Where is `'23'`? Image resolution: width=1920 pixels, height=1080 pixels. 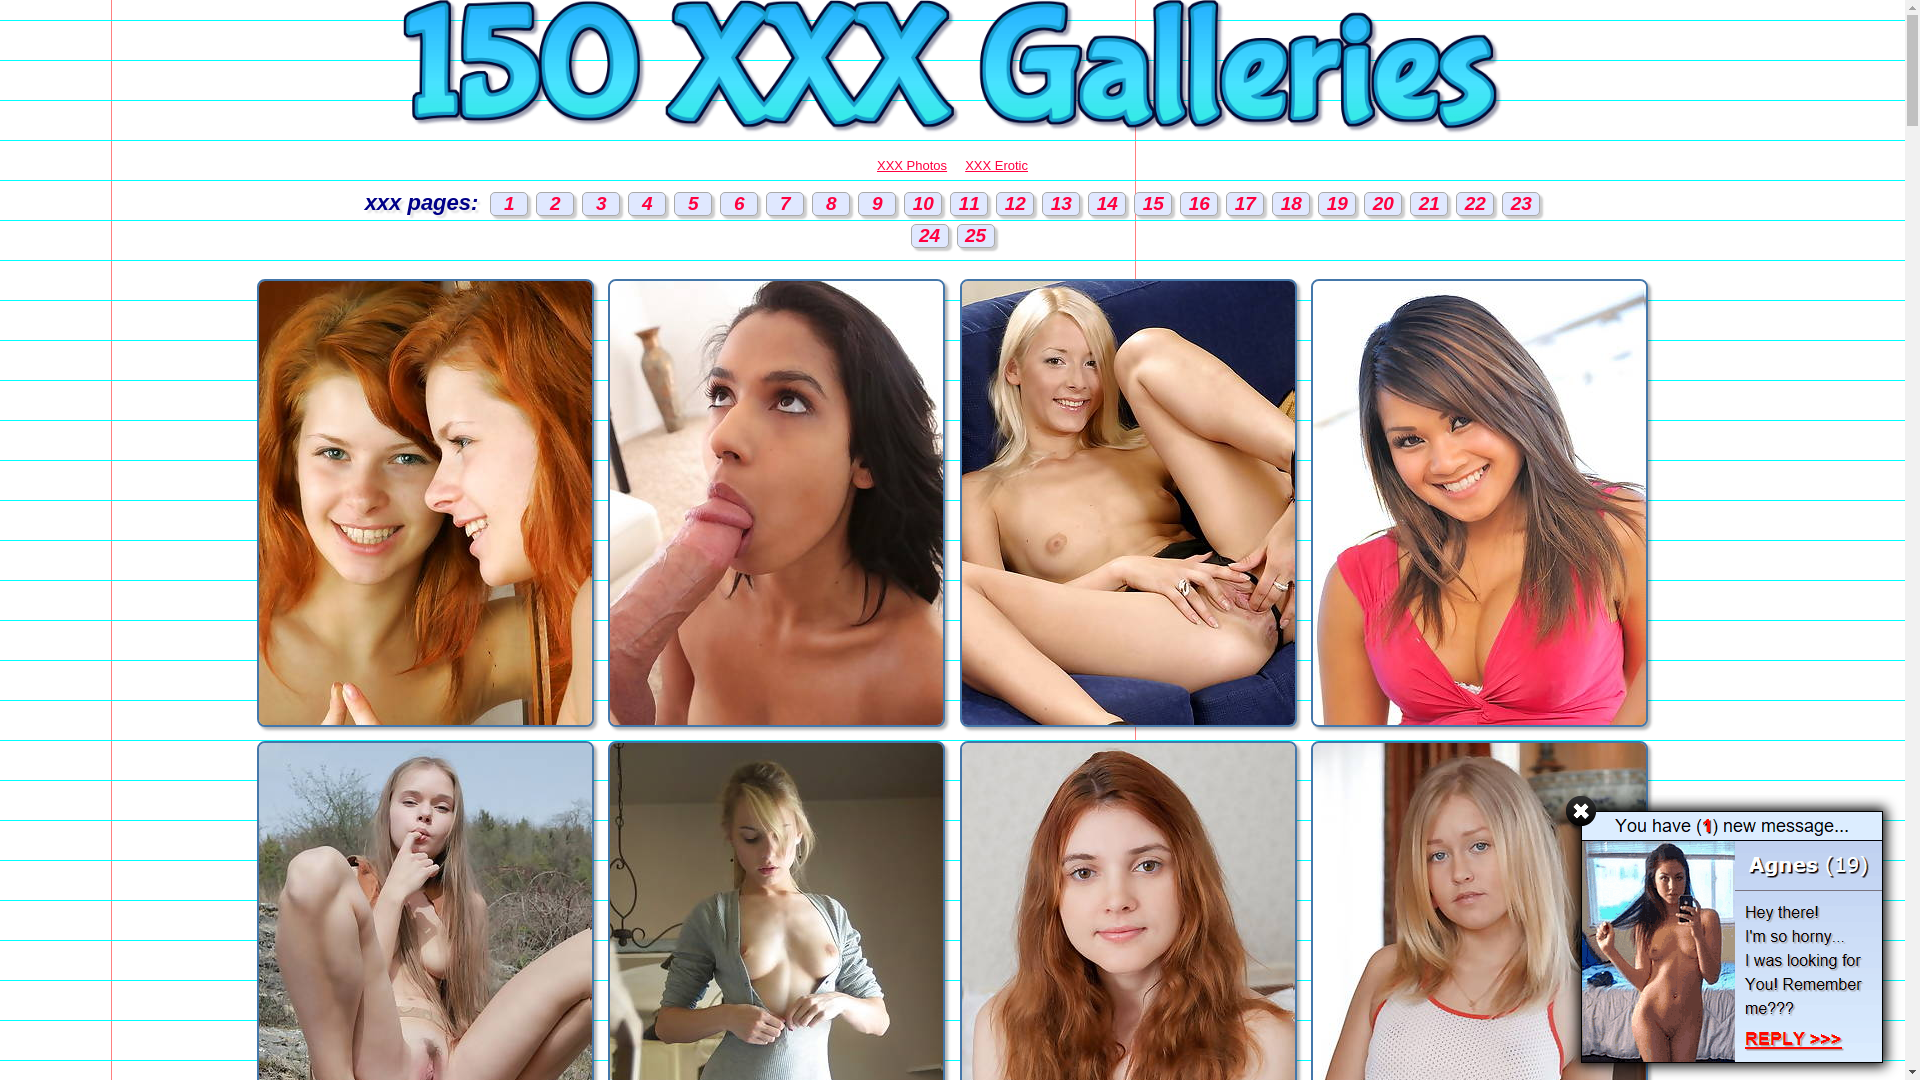 '23' is located at coordinates (1520, 204).